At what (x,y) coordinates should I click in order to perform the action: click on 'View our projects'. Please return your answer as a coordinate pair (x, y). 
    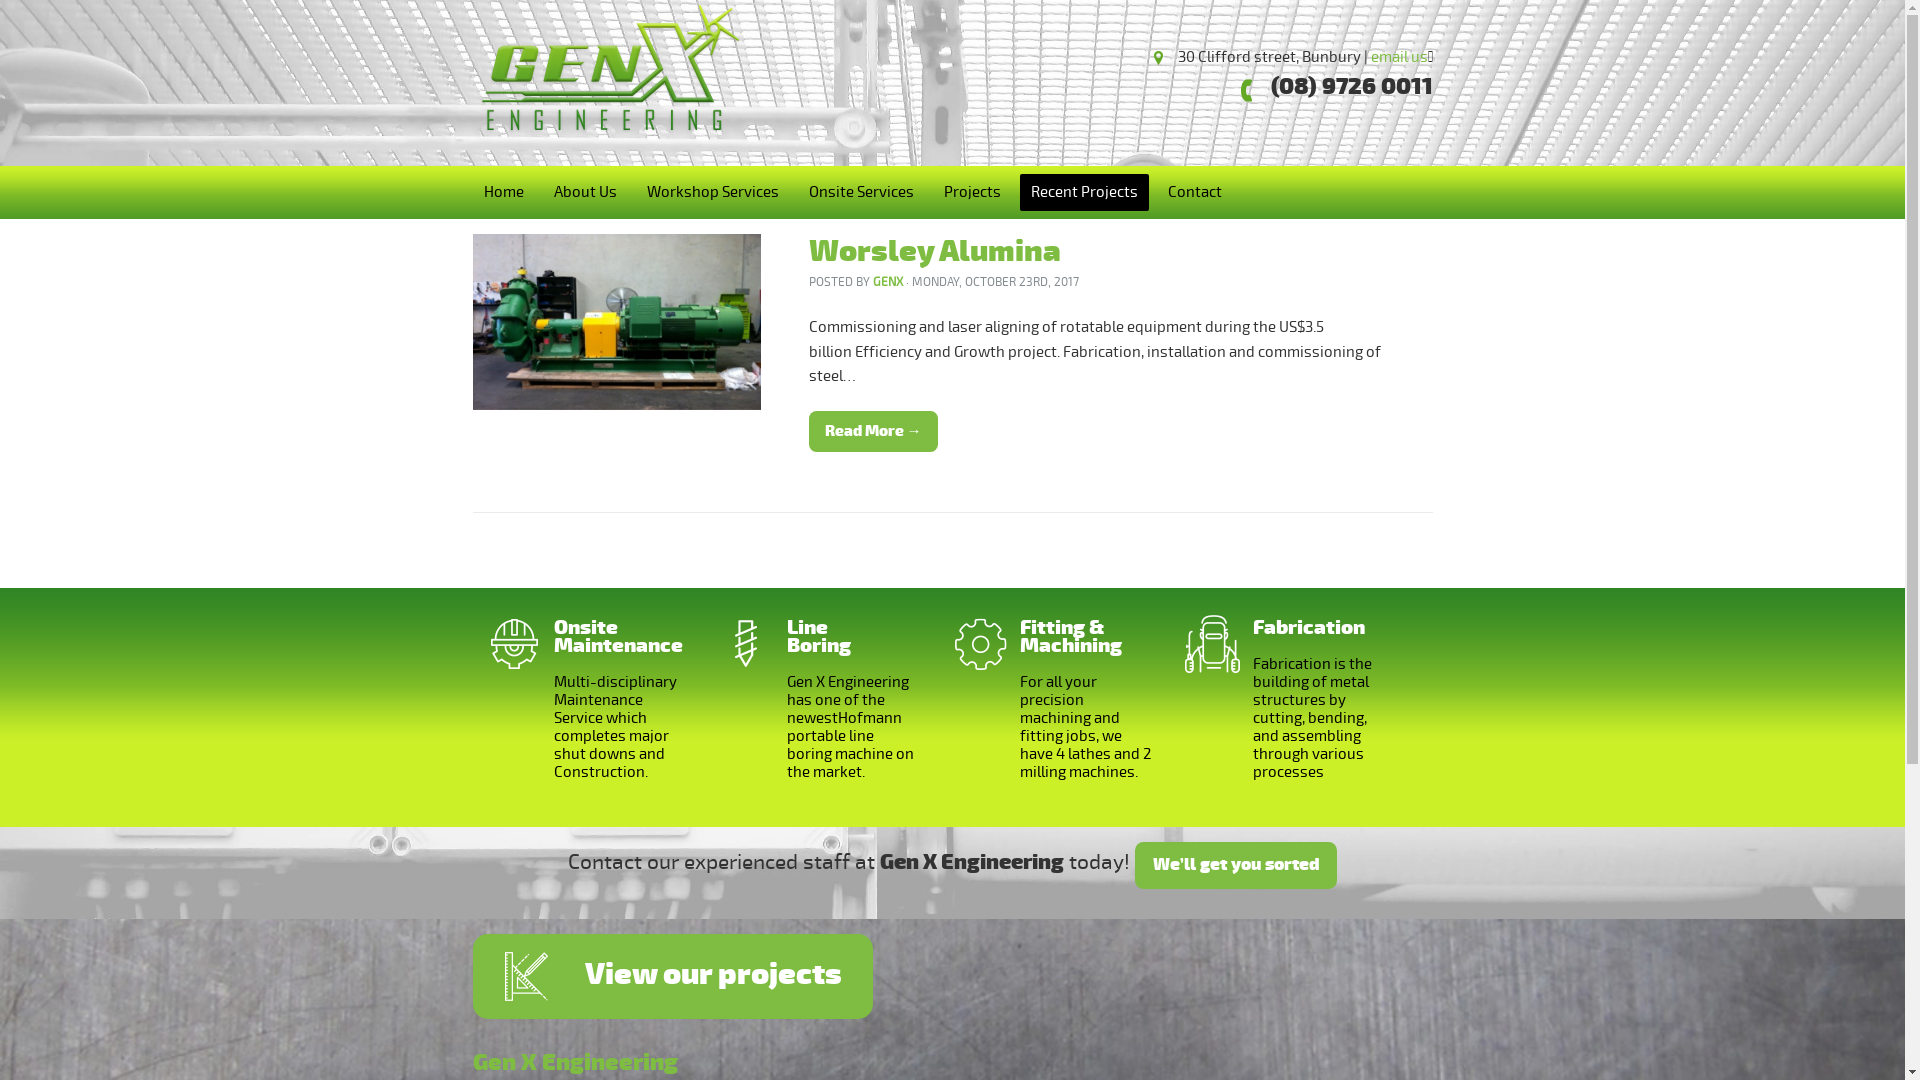
    Looking at the image, I should click on (672, 975).